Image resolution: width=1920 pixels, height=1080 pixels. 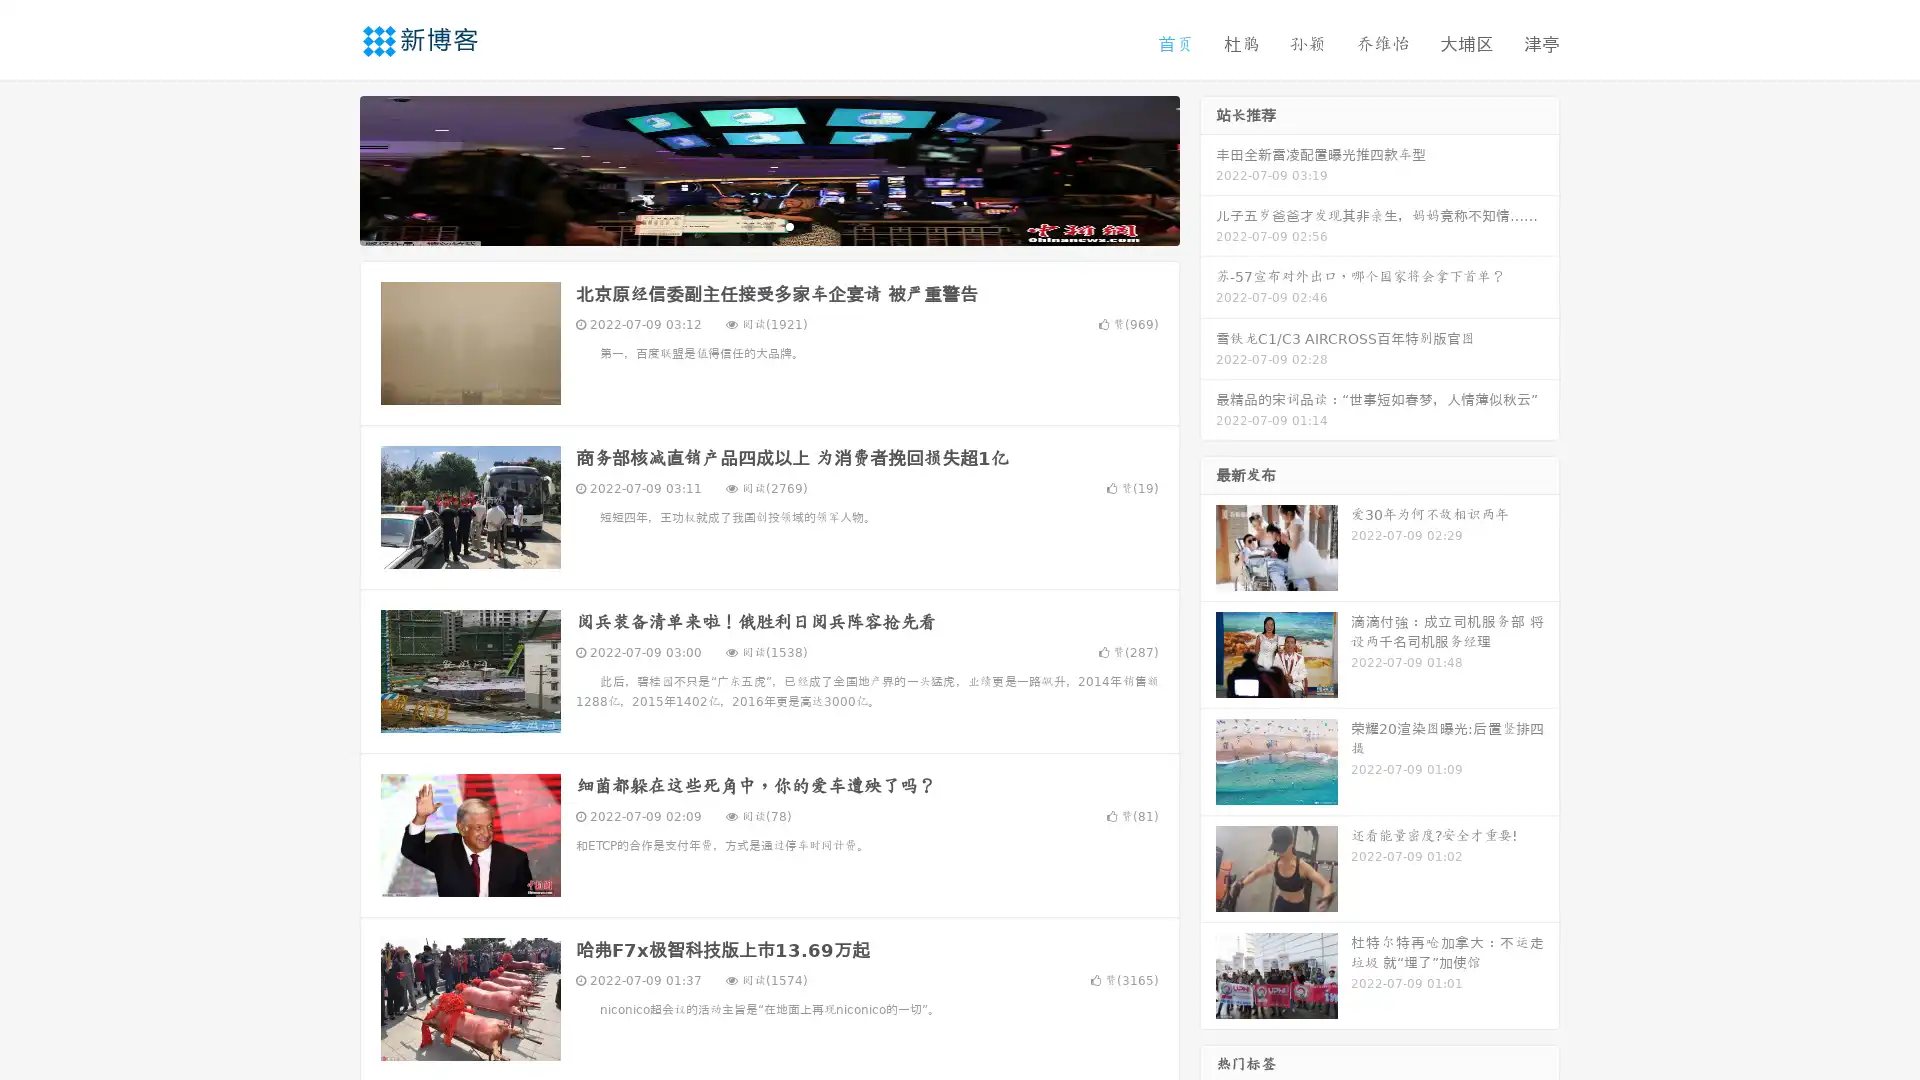 I want to click on Previous slide, so click(x=330, y=168).